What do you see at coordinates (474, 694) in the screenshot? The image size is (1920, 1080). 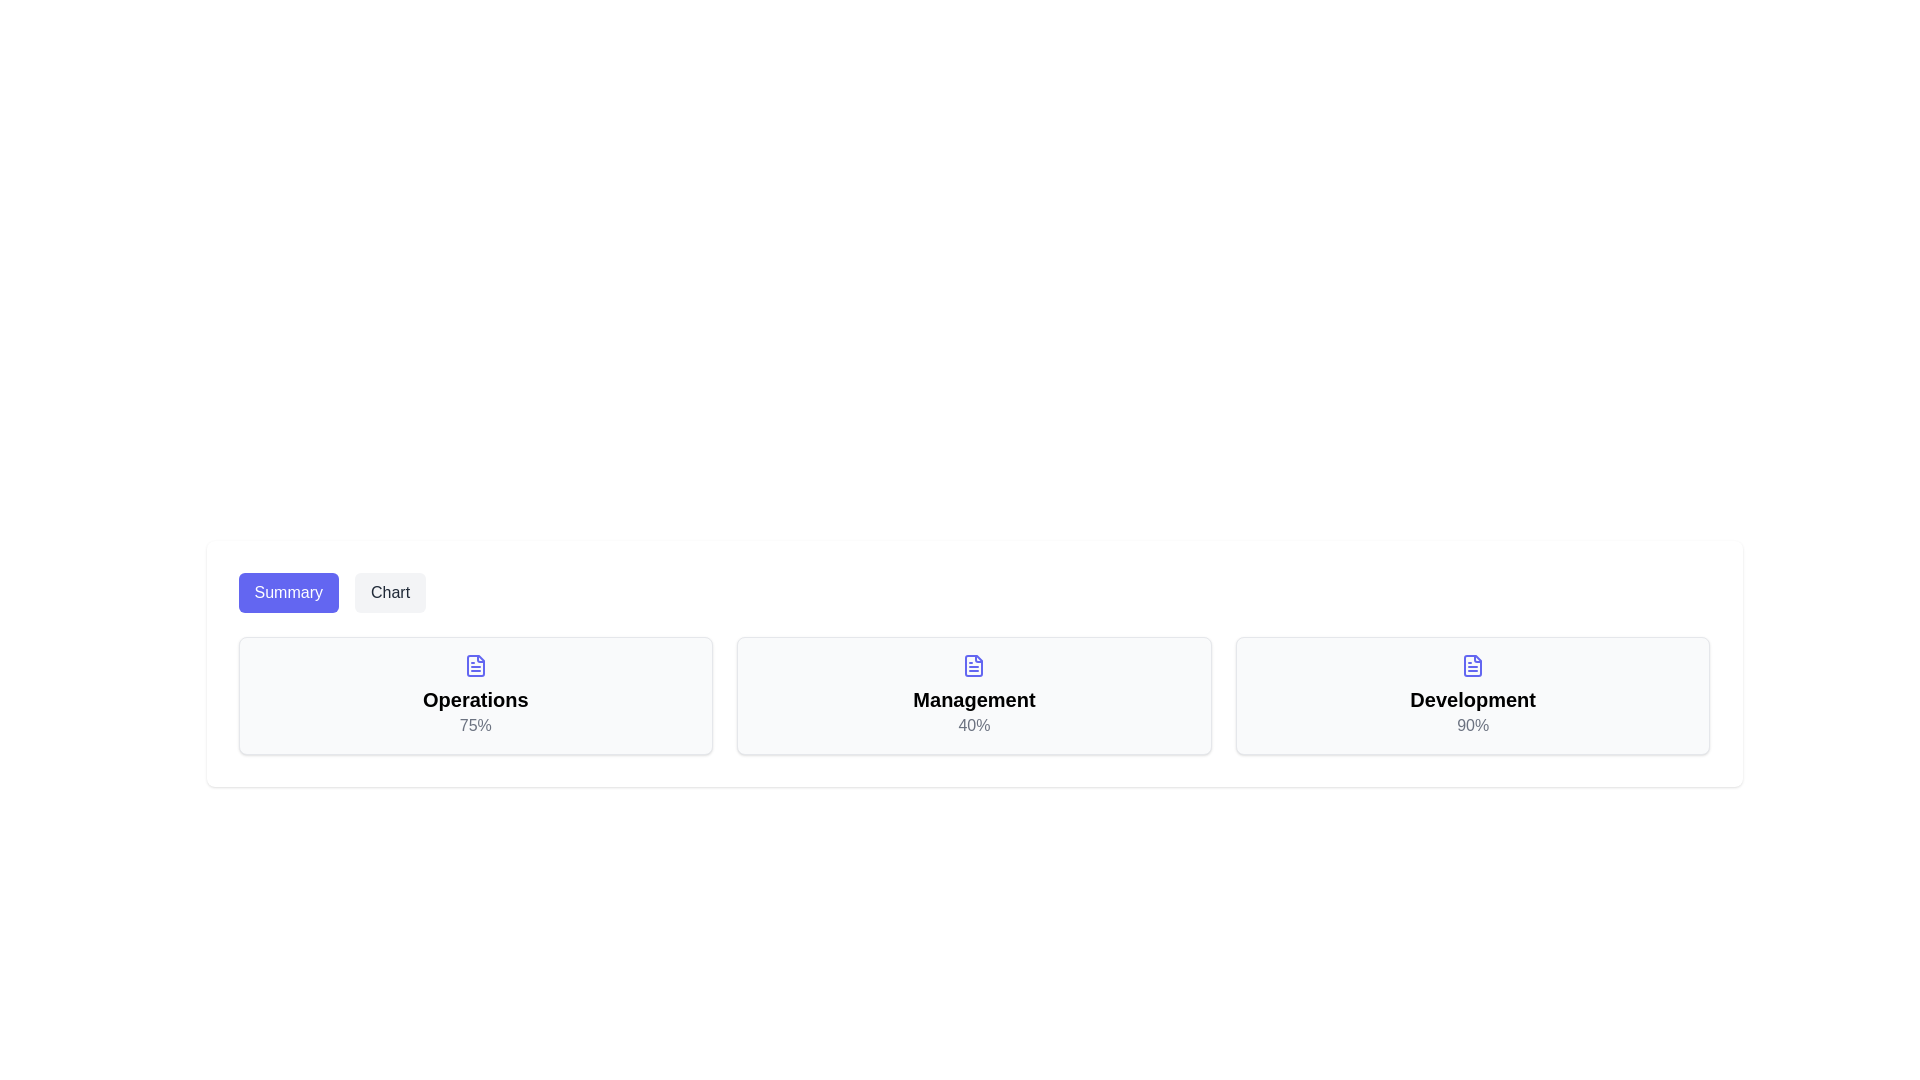 I see `the 'Operations' card at the top-left part of the layout` at bounding box center [474, 694].